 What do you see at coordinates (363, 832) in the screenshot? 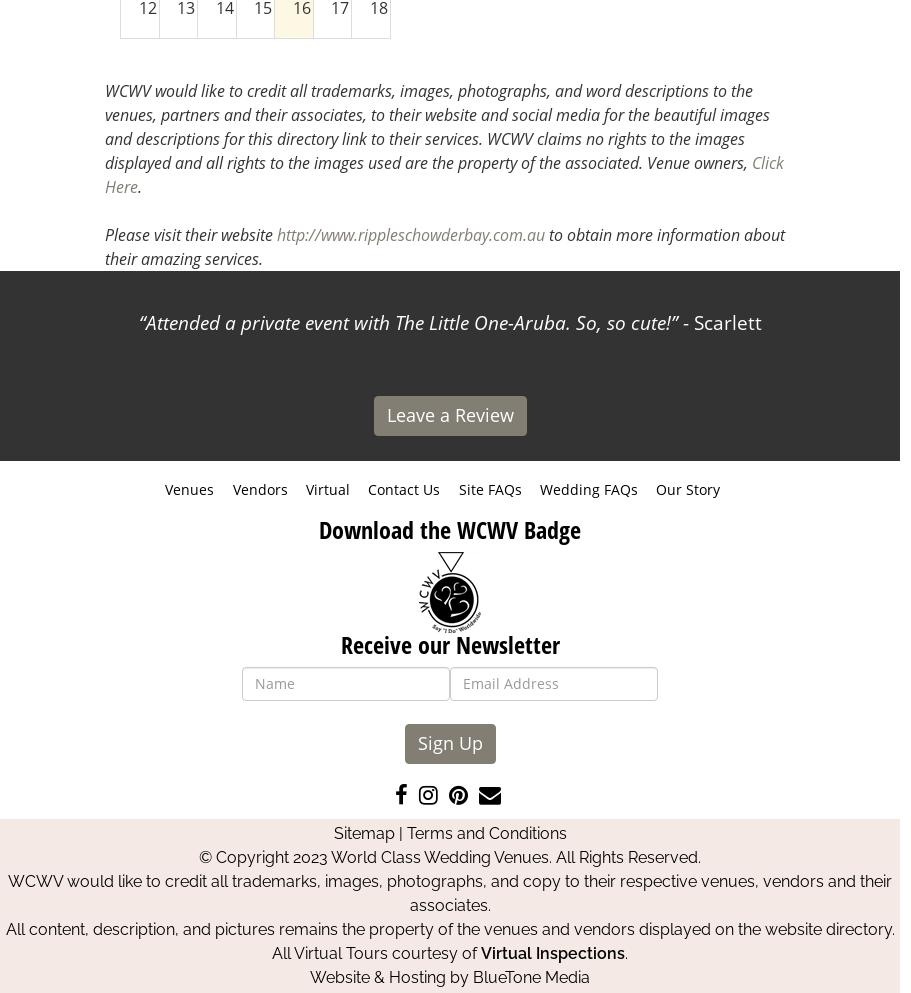
I see `'Sitemap'` at bounding box center [363, 832].